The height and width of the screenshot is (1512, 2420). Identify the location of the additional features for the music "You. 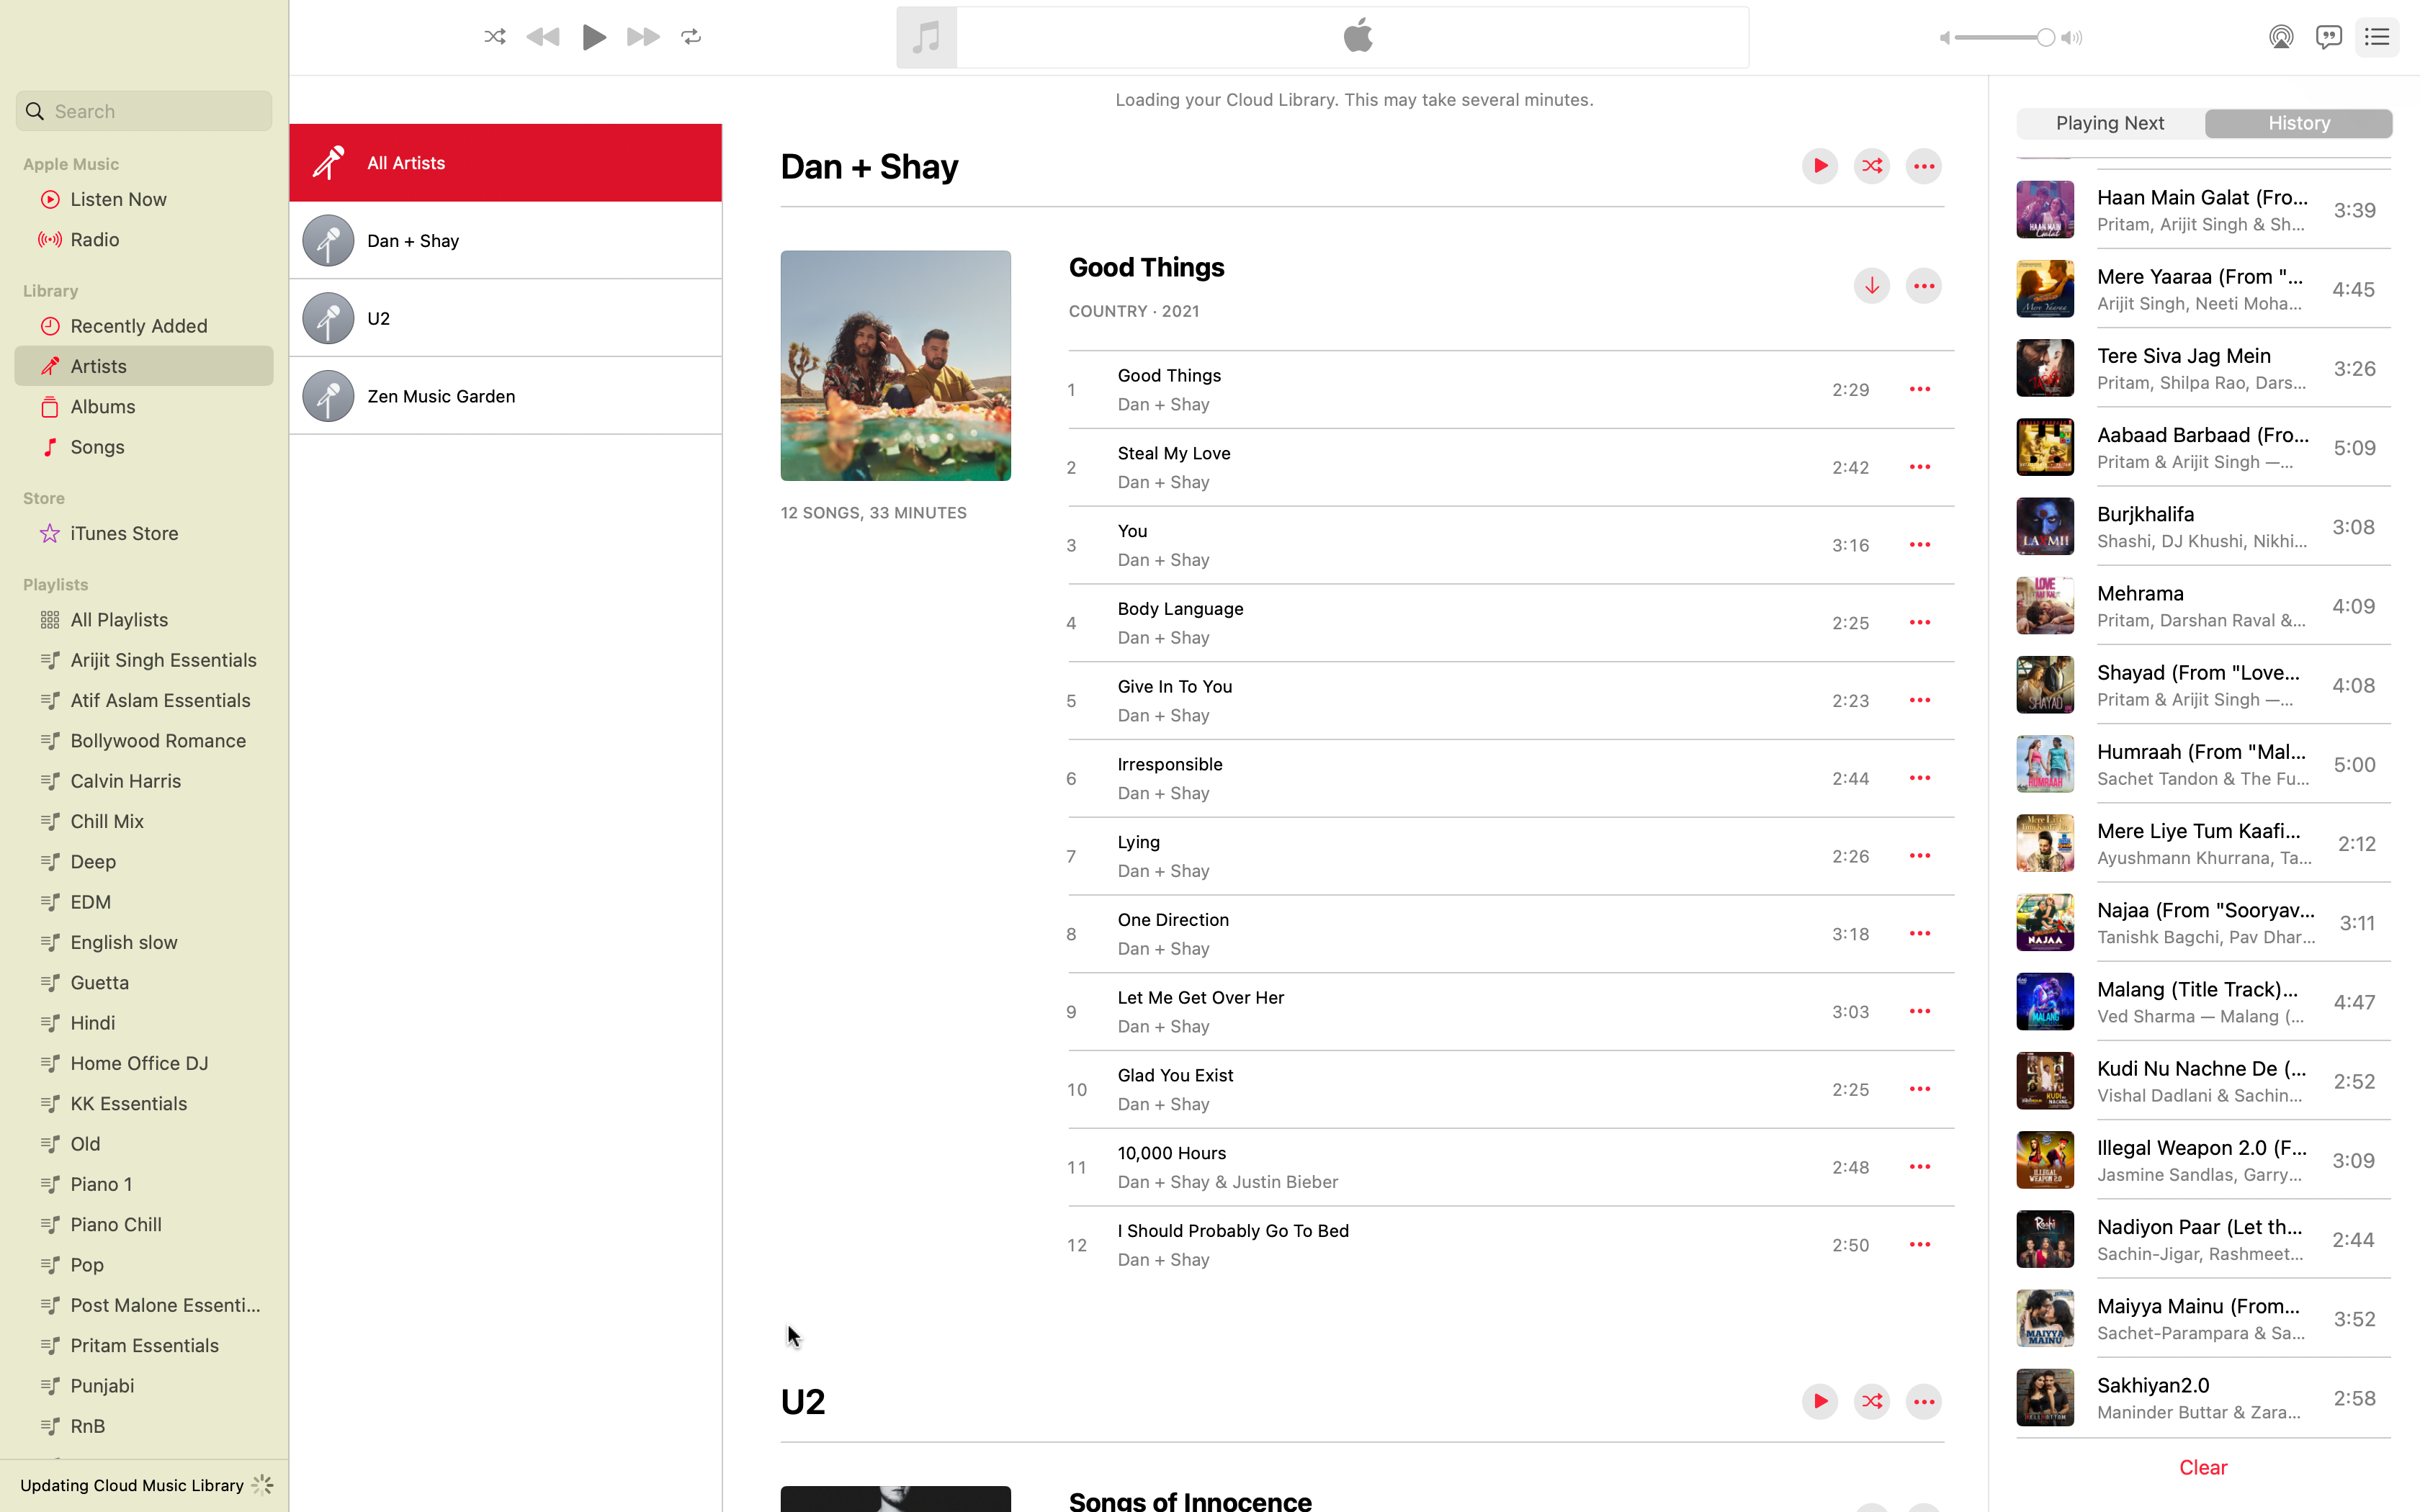
(1917, 545).